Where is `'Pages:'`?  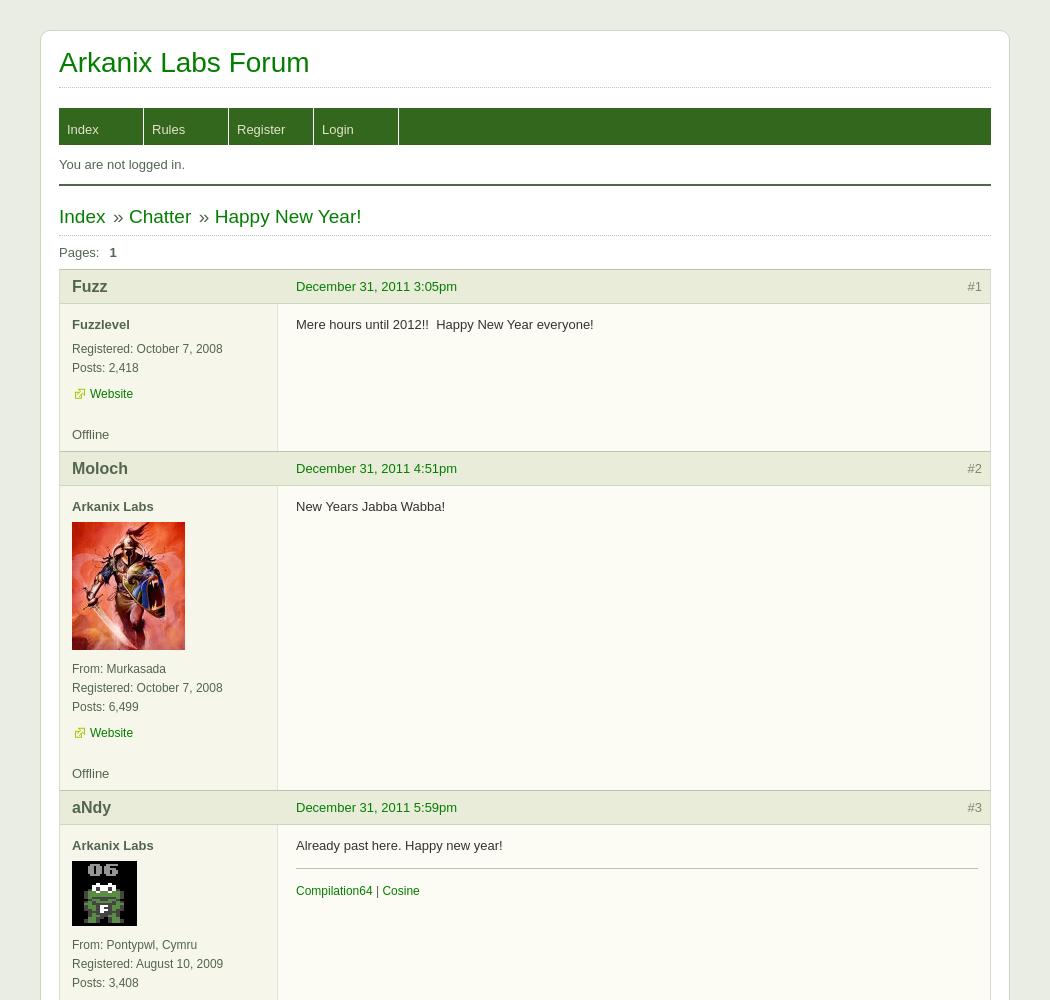
'Pages:' is located at coordinates (78, 252).